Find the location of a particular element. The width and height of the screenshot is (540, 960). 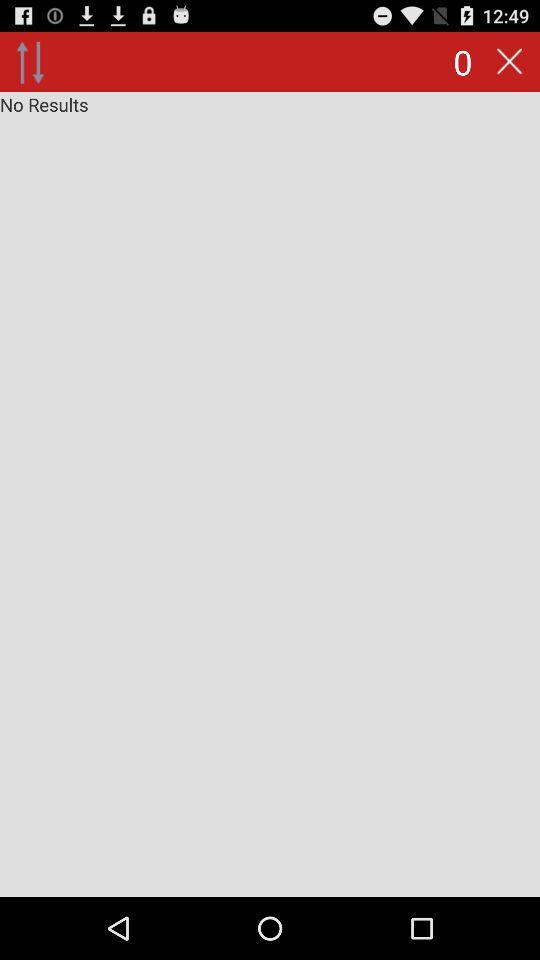

screen is located at coordinates (270, 493).